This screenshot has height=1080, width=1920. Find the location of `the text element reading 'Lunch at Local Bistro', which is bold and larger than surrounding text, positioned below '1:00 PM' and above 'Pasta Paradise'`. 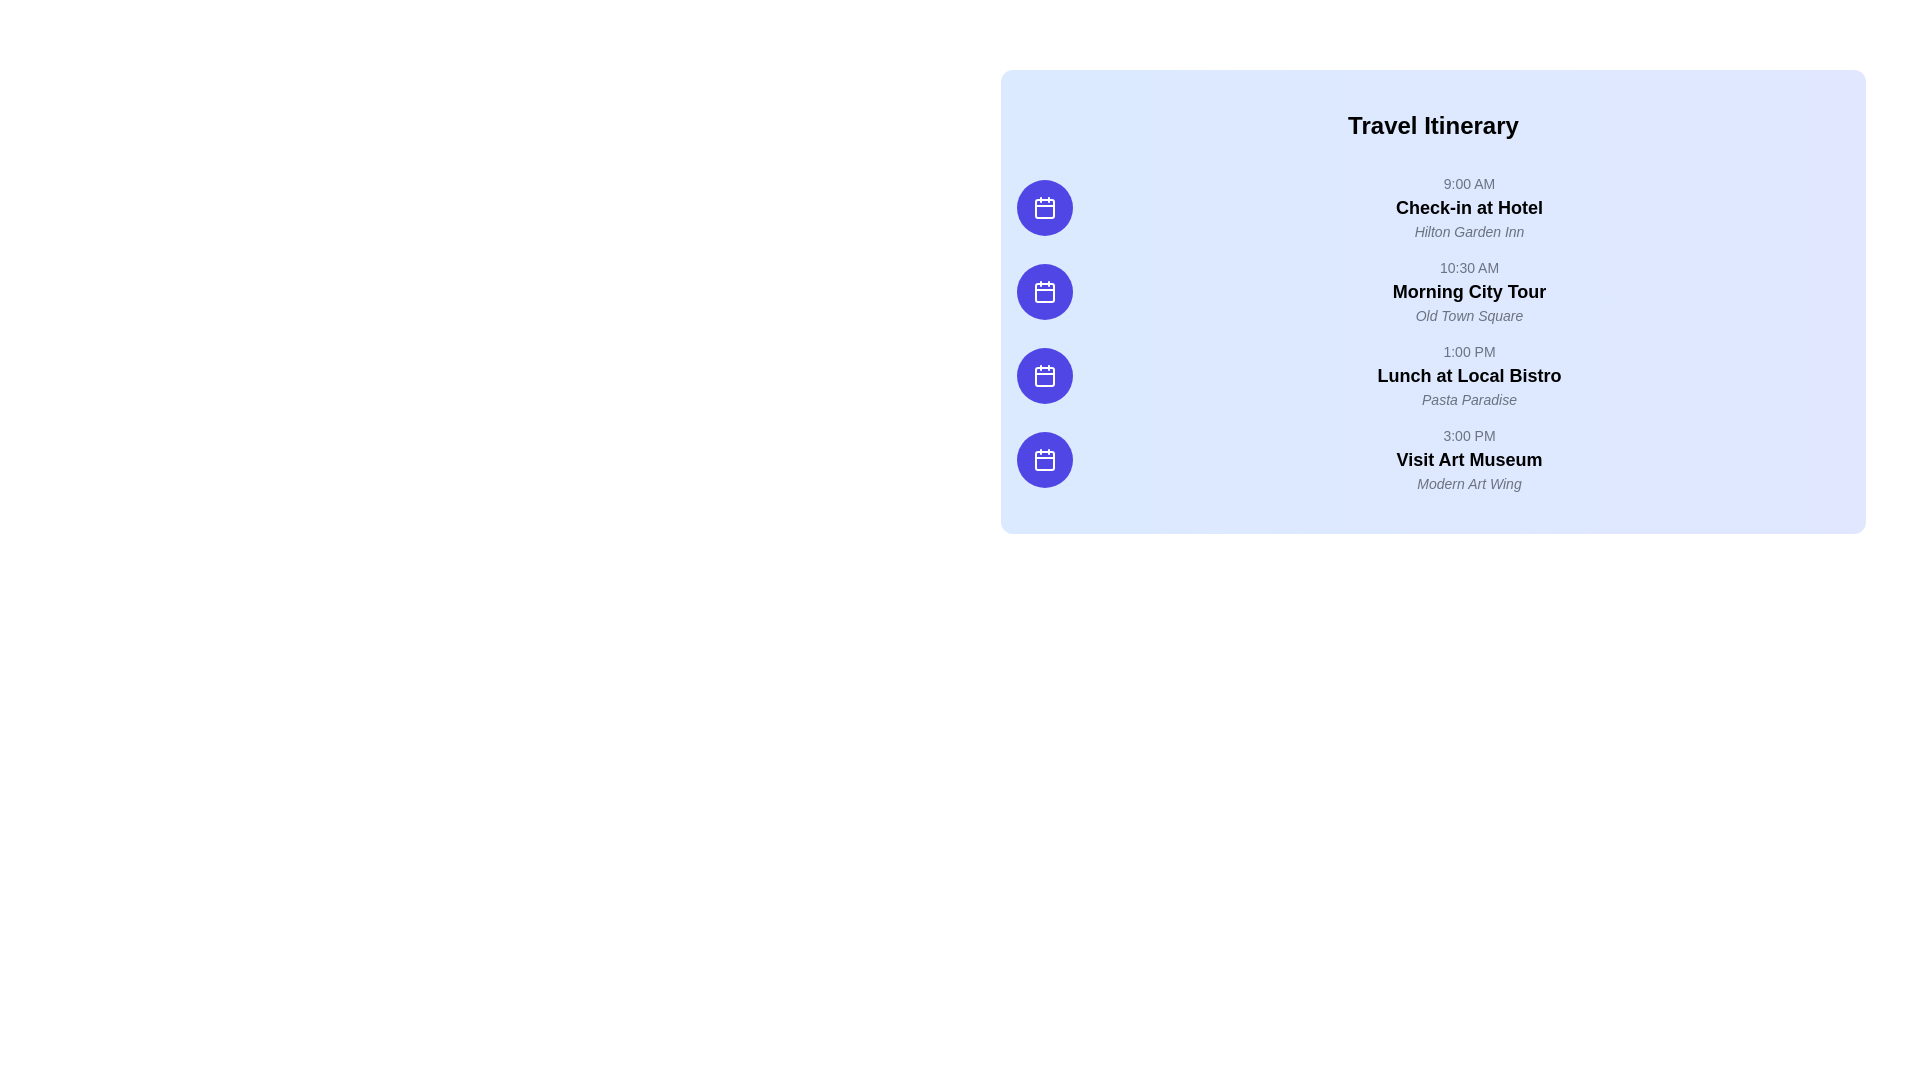

the text element reading 'Lunch at Local Bistro', which is bold and larger than surrounding text, positioned below '1:00 PM' and above 'Pasta Paradise' is located at coordinates (1469, 375).